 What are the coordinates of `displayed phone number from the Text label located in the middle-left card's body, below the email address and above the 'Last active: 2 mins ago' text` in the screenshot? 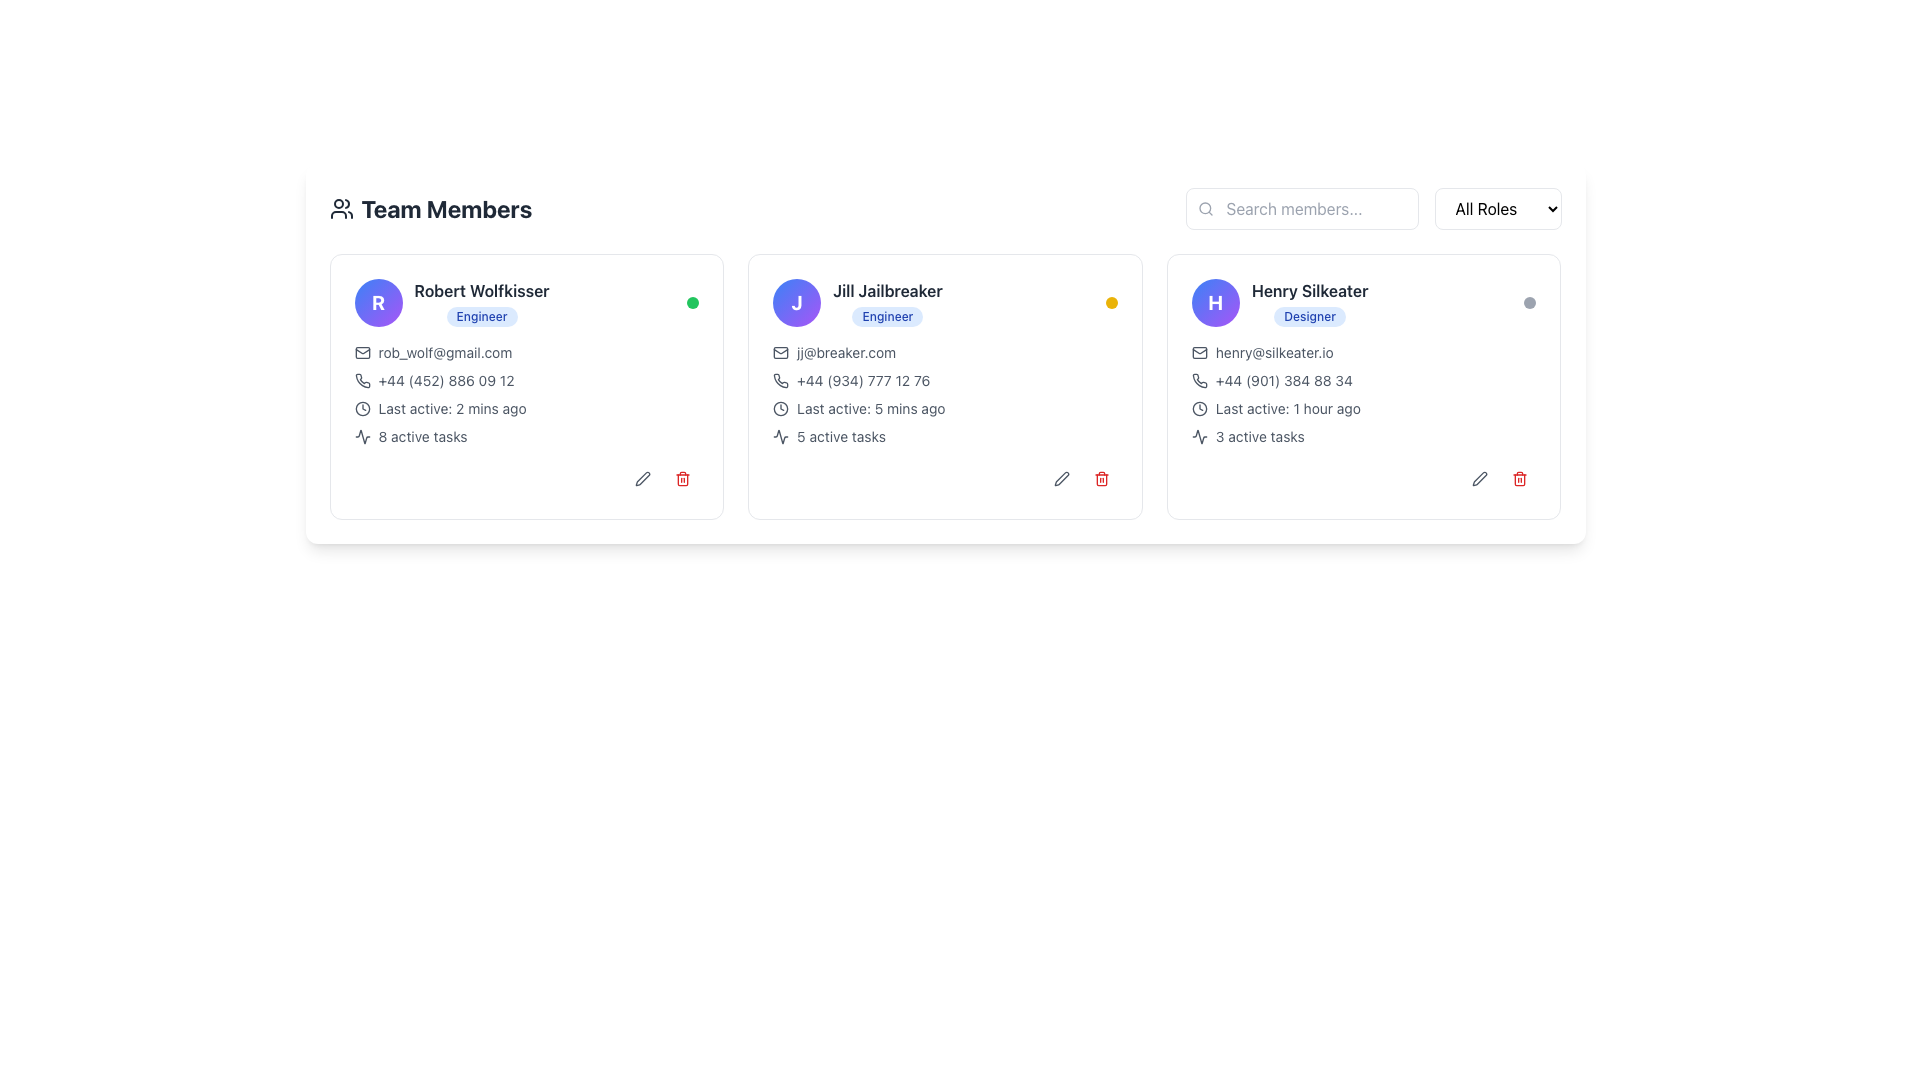 It's located at (445, 381).